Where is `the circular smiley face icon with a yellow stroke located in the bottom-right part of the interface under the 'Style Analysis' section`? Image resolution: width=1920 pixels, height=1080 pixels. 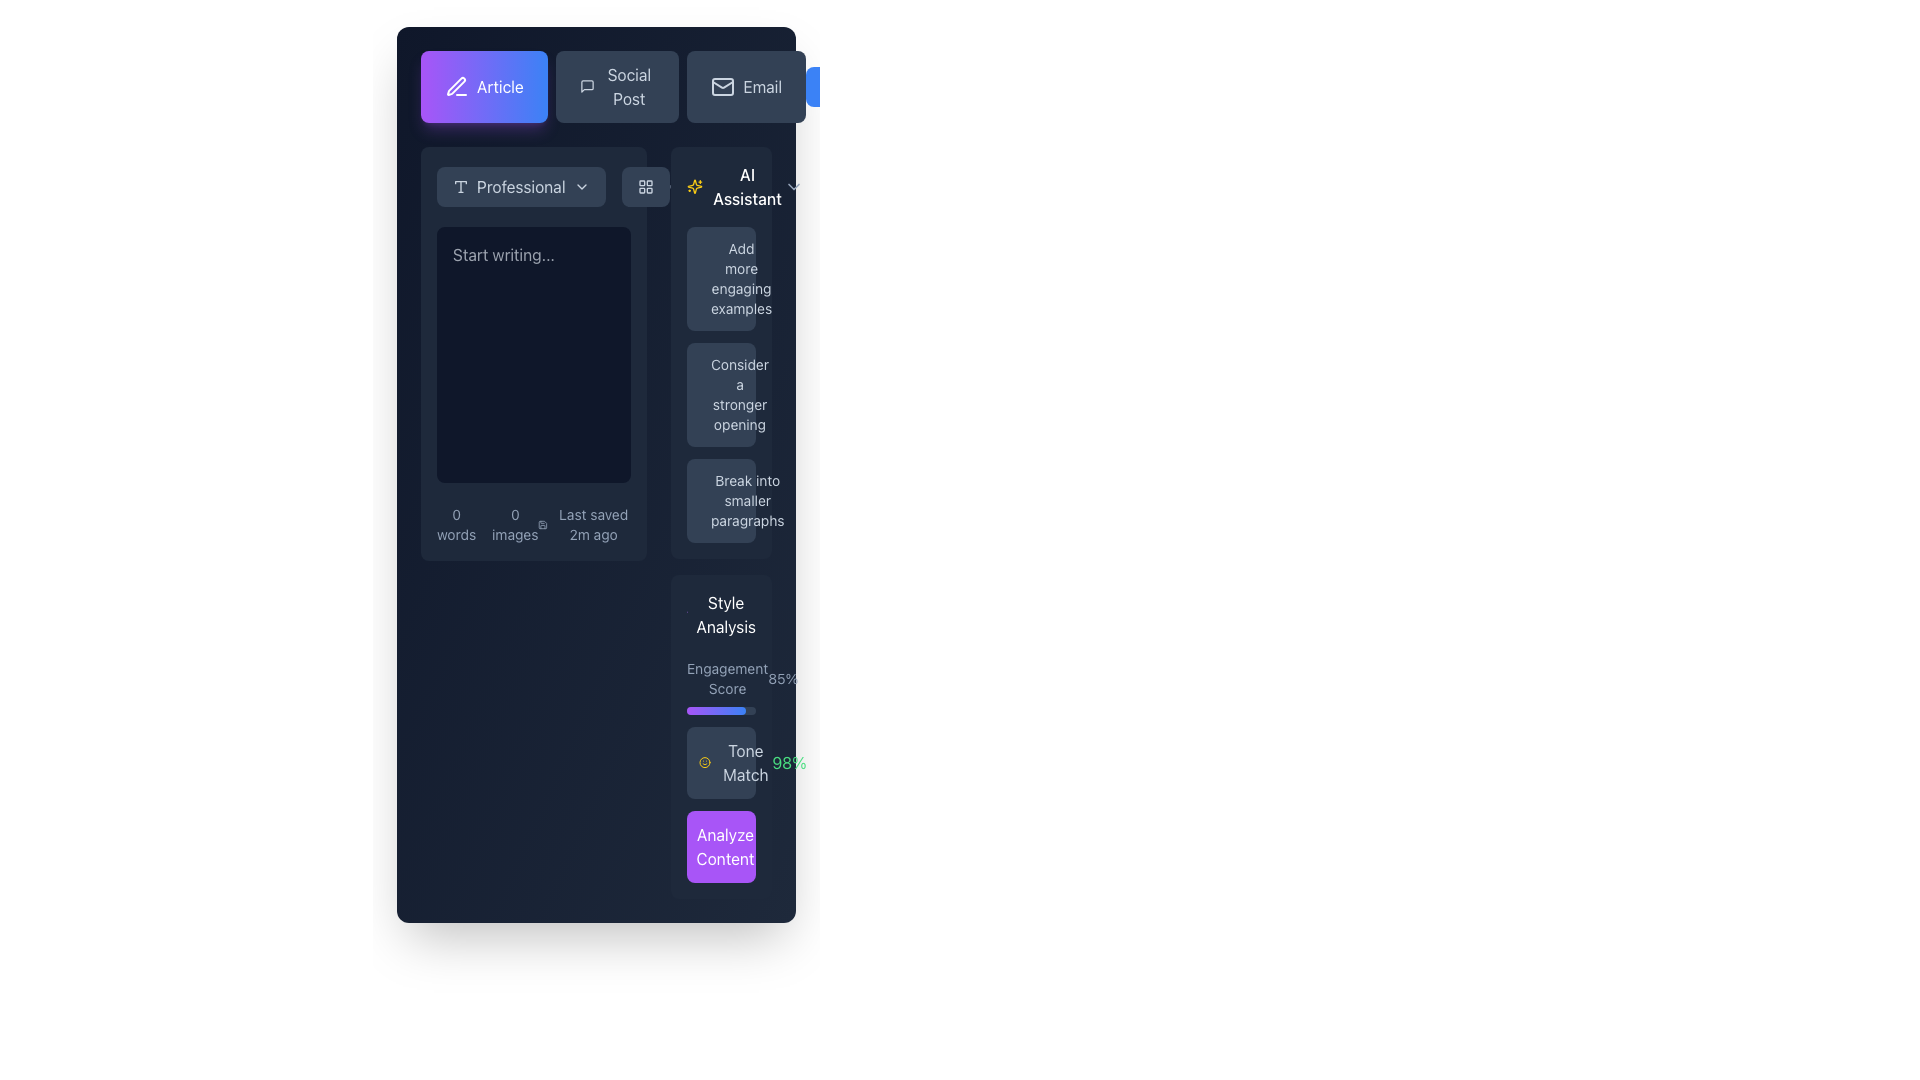
the circular smiley face icon with a yellow stroke located in the bottom-right part of the interface under the 'Style Analysis' section is located at coordinates (705, 763).